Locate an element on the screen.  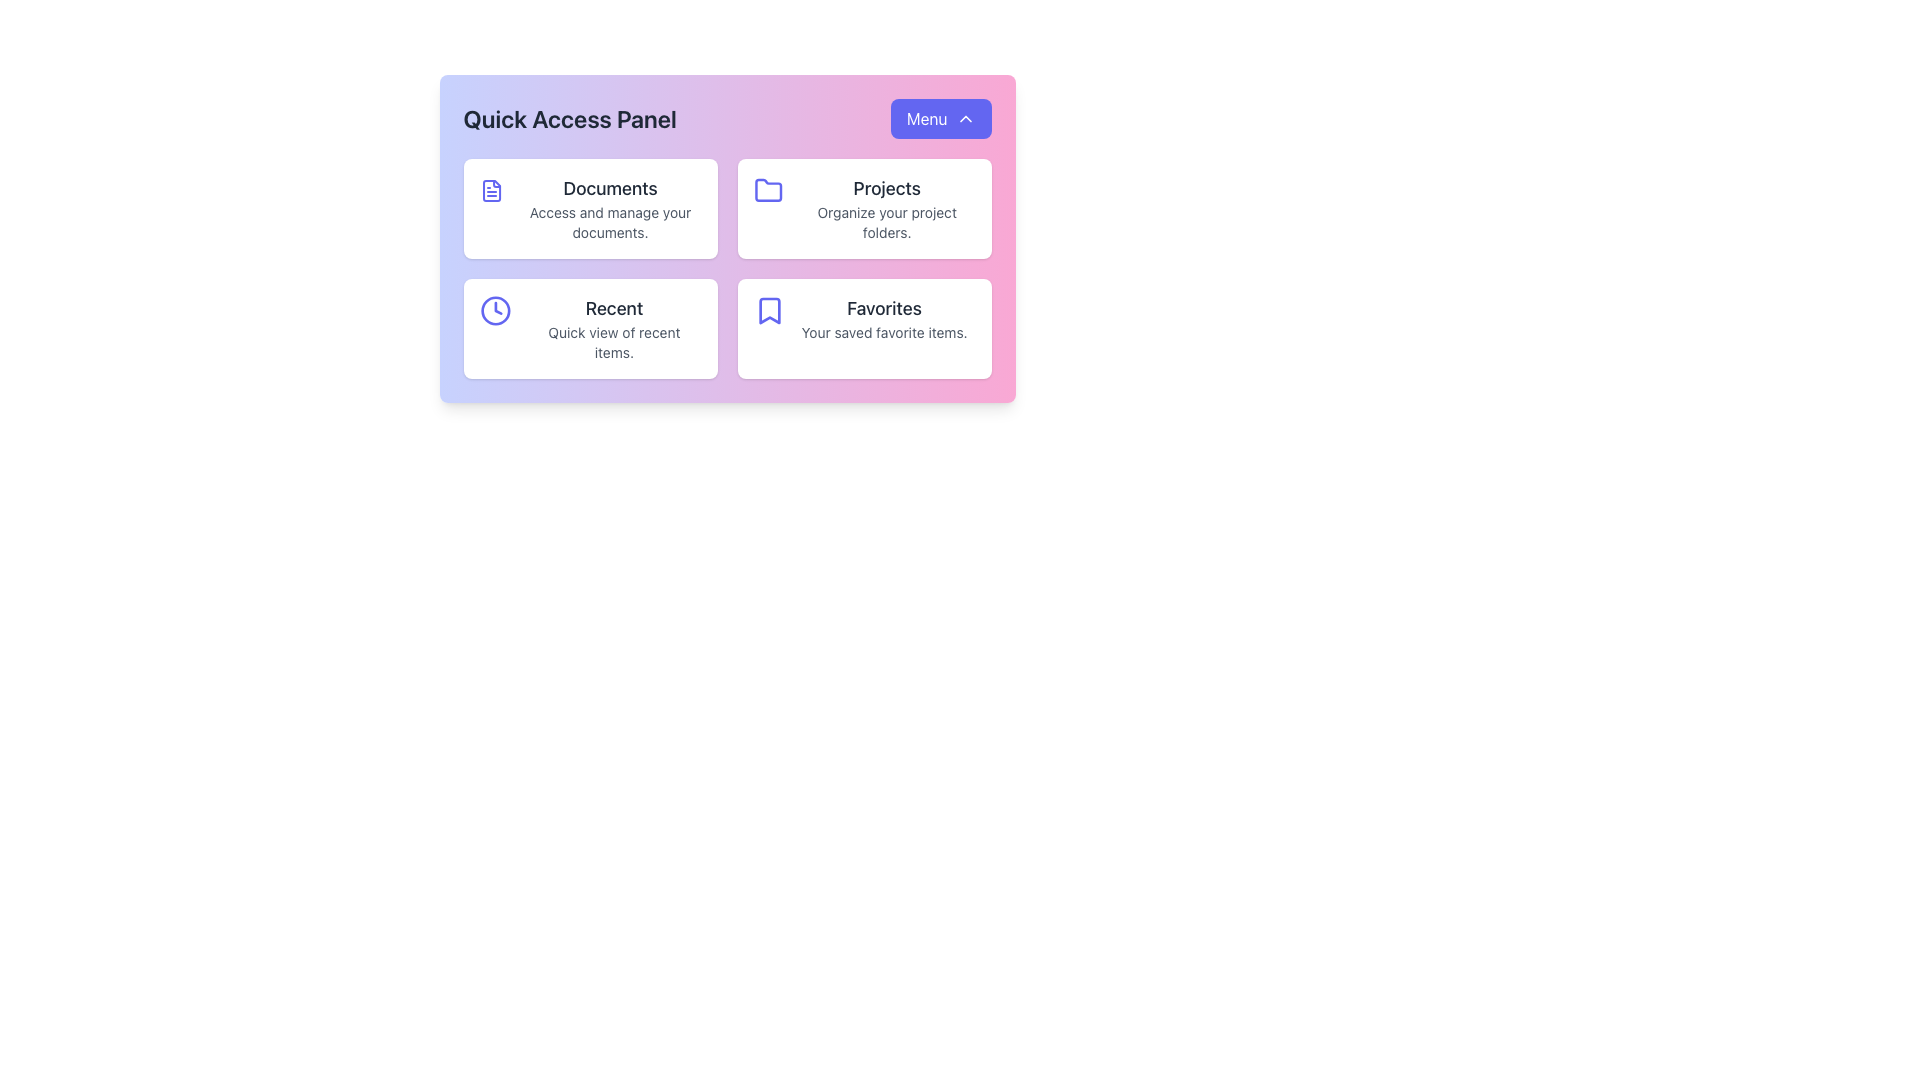
the static text label 'Favorites' displayed in bold black font in the bottom-right card of the Quick Access Panel is located at coordinates (883, 308).